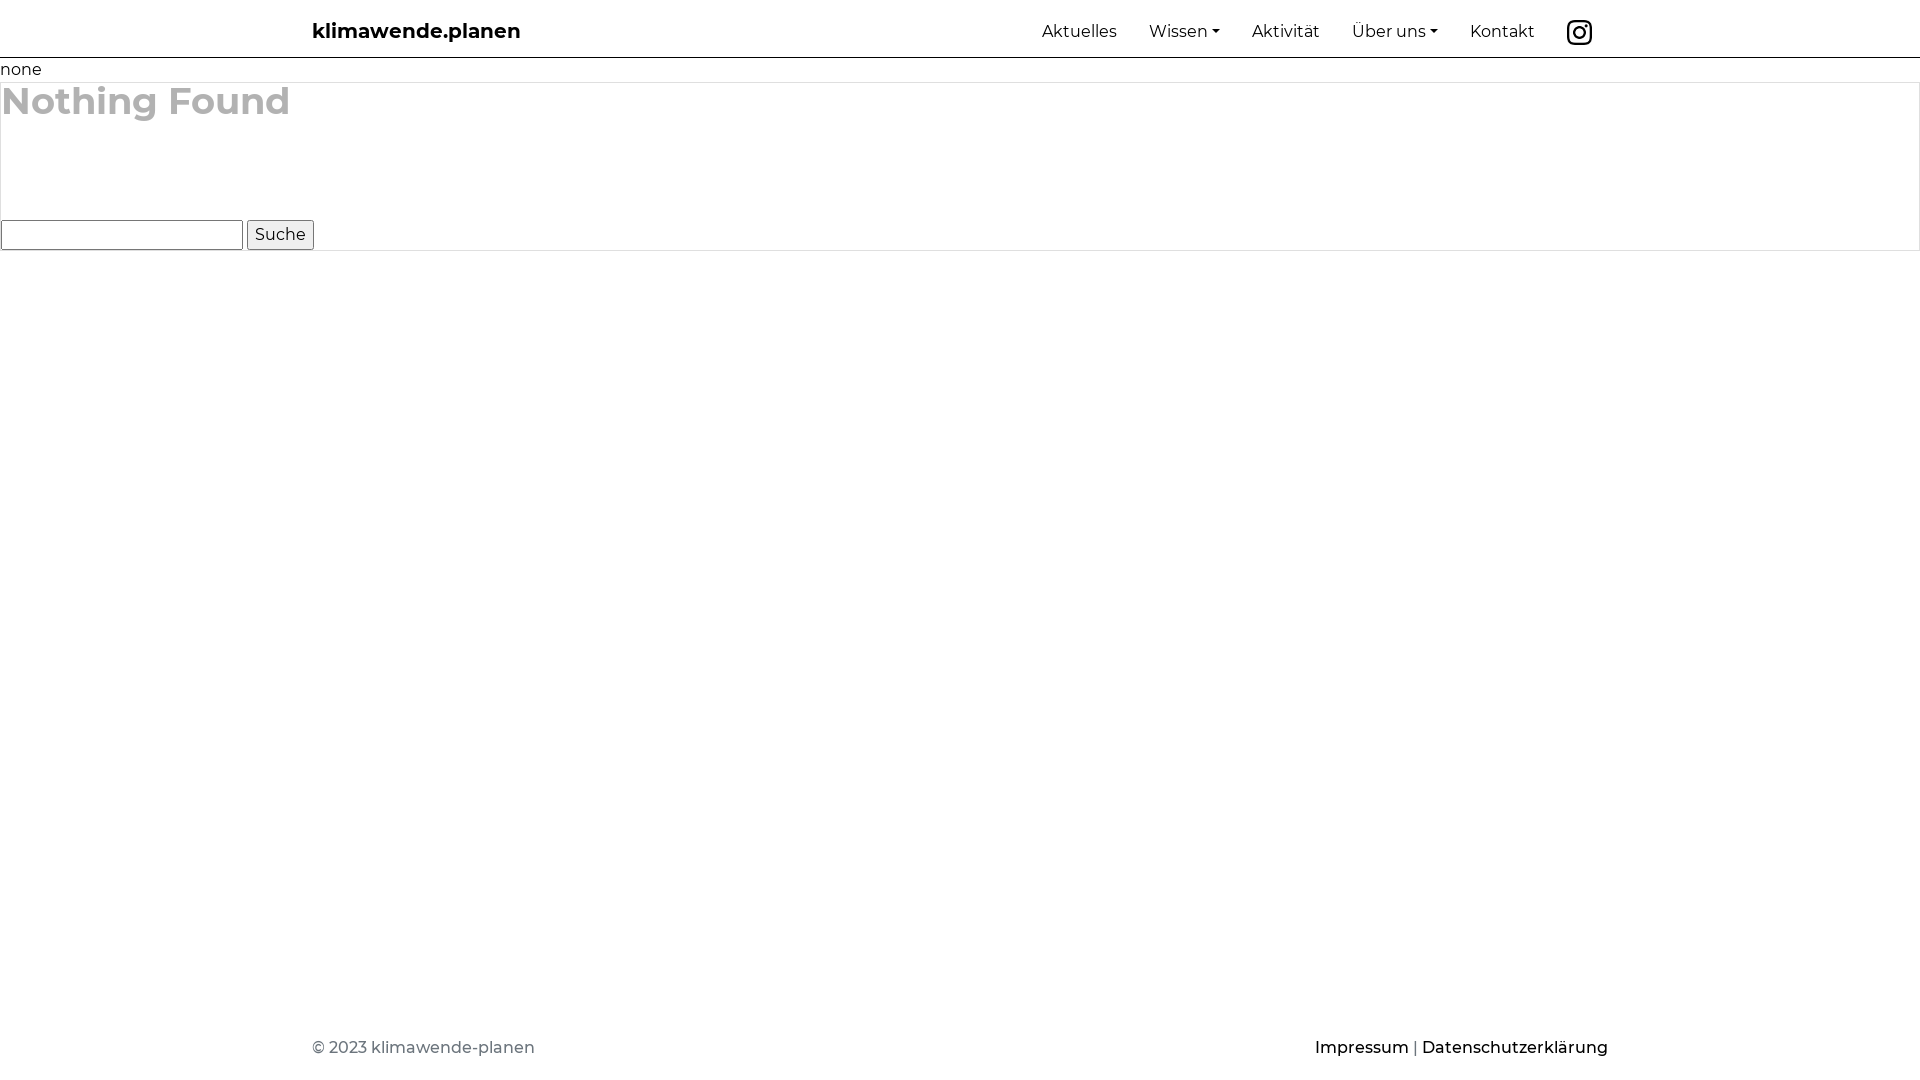 The width and height of the screenshot is (1920, 1080). I want to click on 'Wissen', so click(1184, 31).